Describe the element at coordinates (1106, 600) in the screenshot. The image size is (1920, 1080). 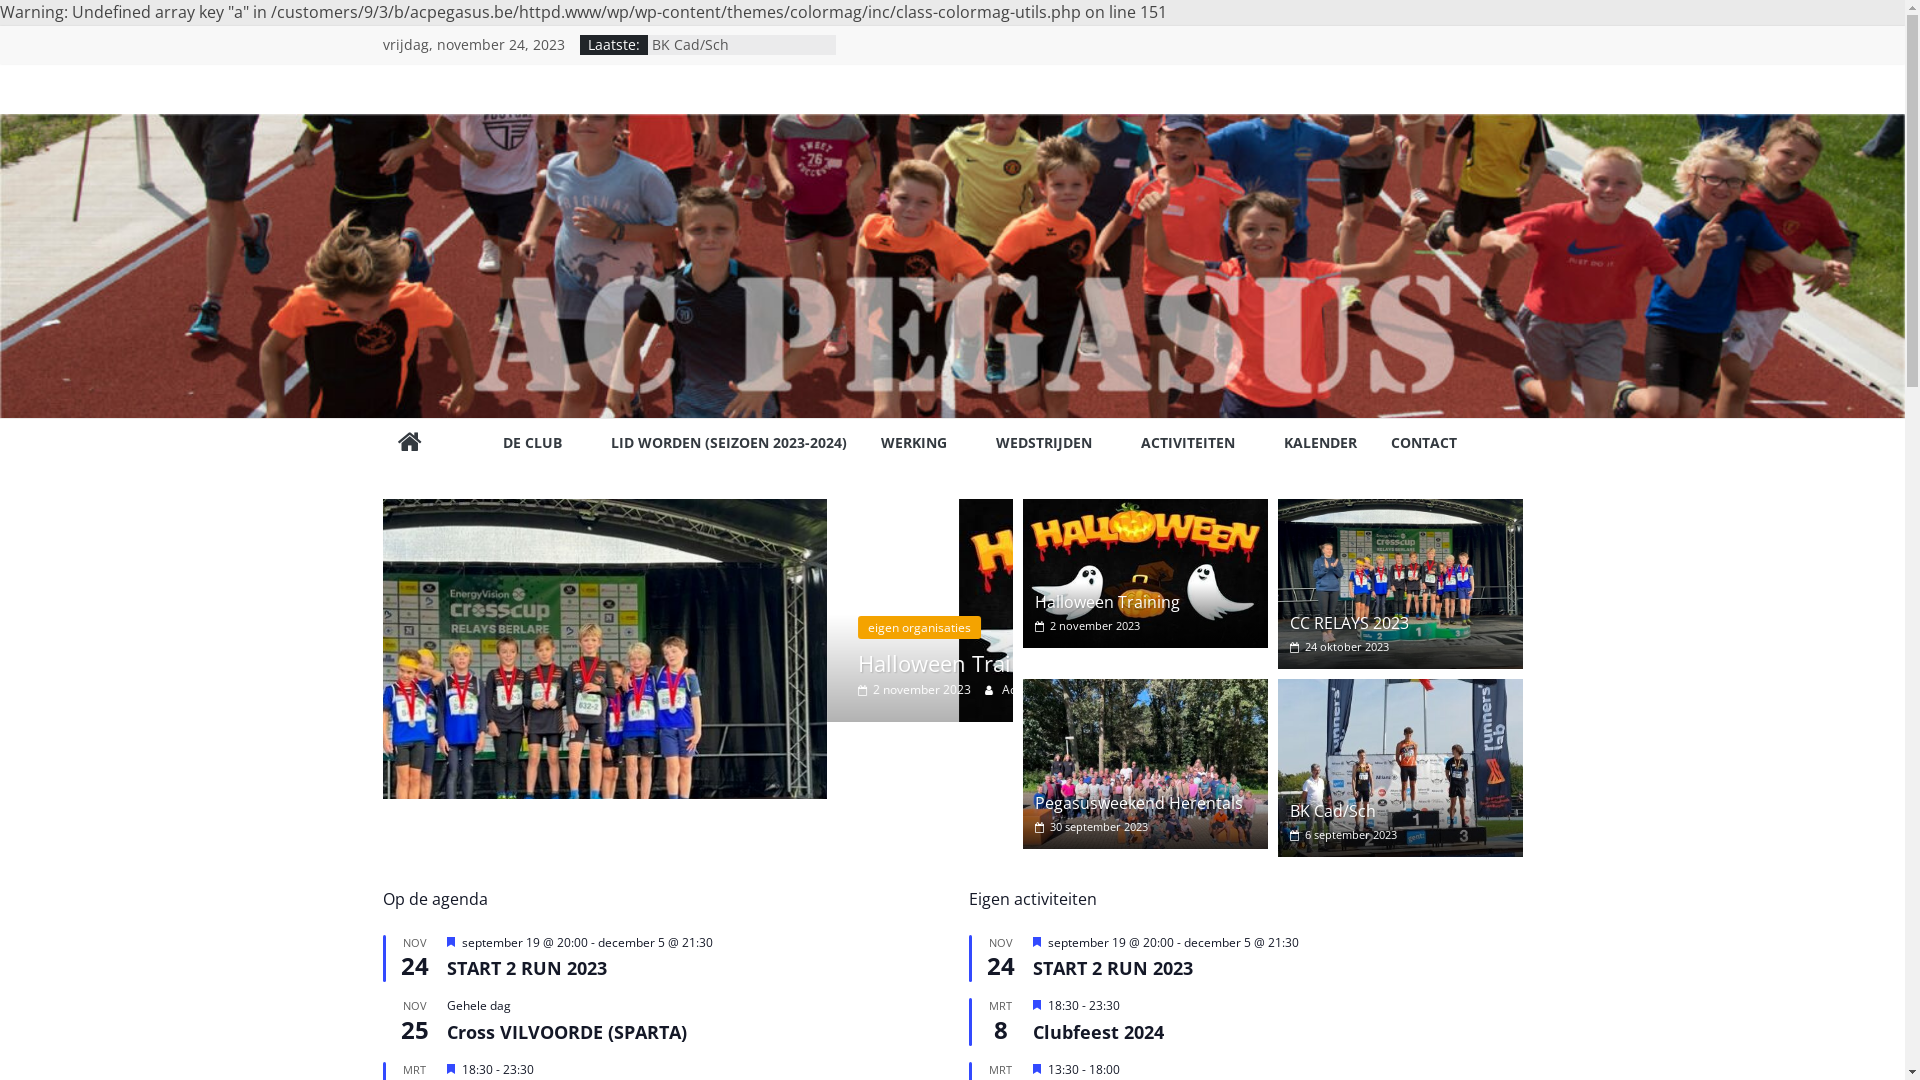
I see `'Halloween Training'` at that location.